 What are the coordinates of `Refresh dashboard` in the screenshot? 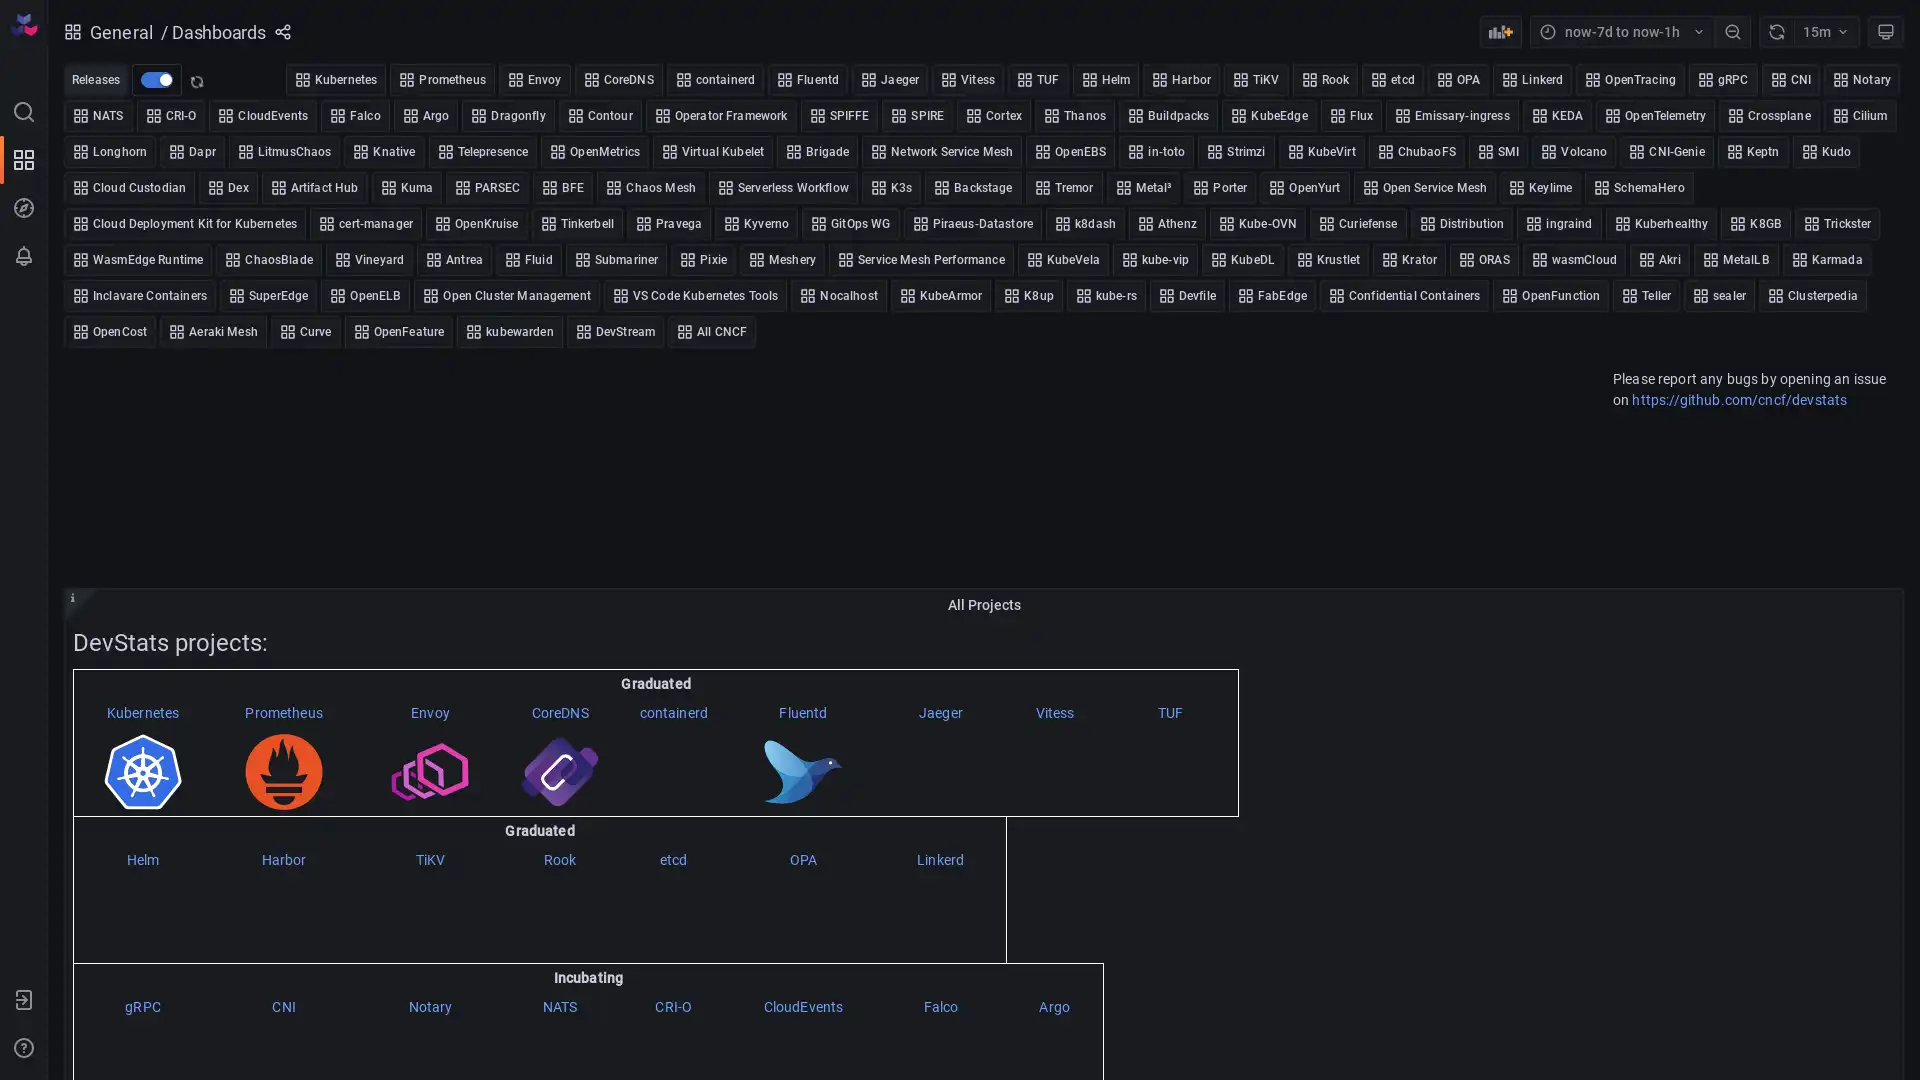 It's located at (1775, 31).